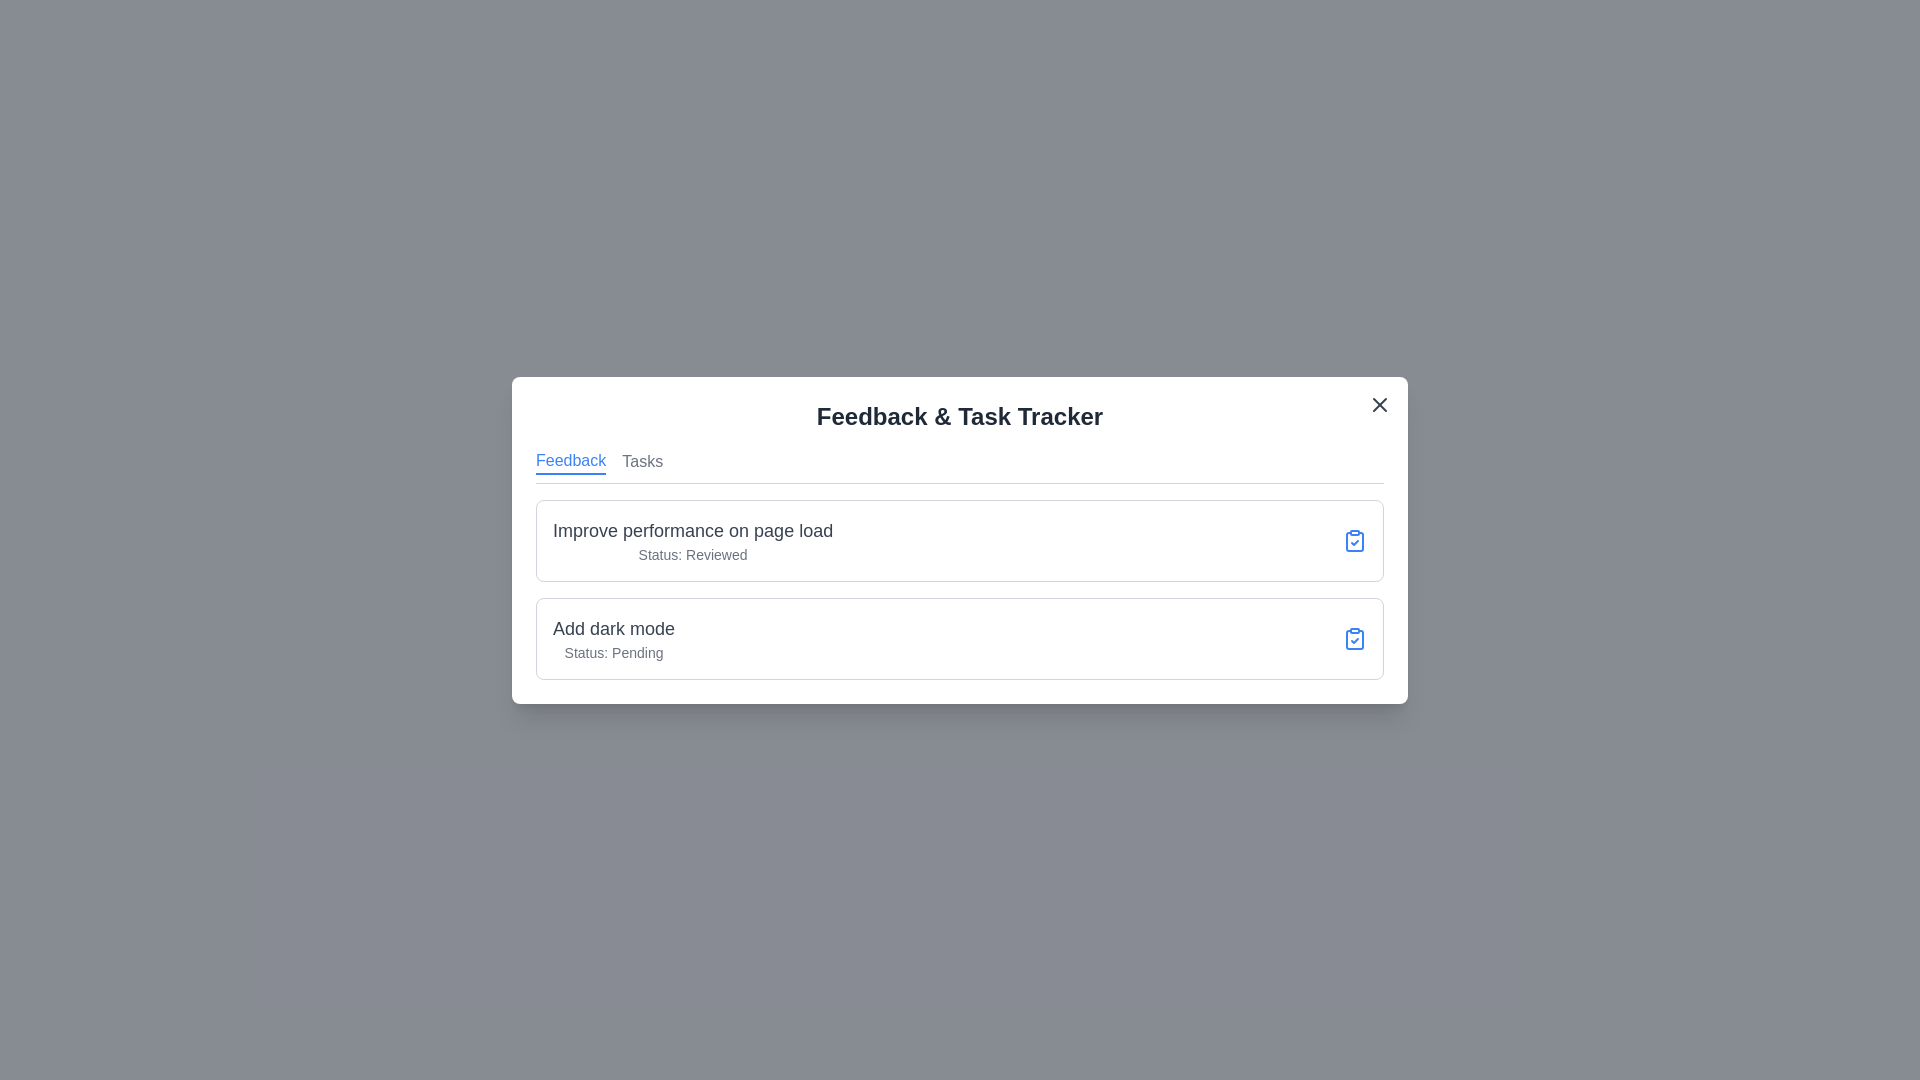 The image size is (1920, 1080). What do you see at coordinates (613, 638) in the screenshot?
I see `the 'Add dark mode' text display area, which is located within the second task card of the 'Feedback & Task Tracker' interface` at bounding box center [613, 638].